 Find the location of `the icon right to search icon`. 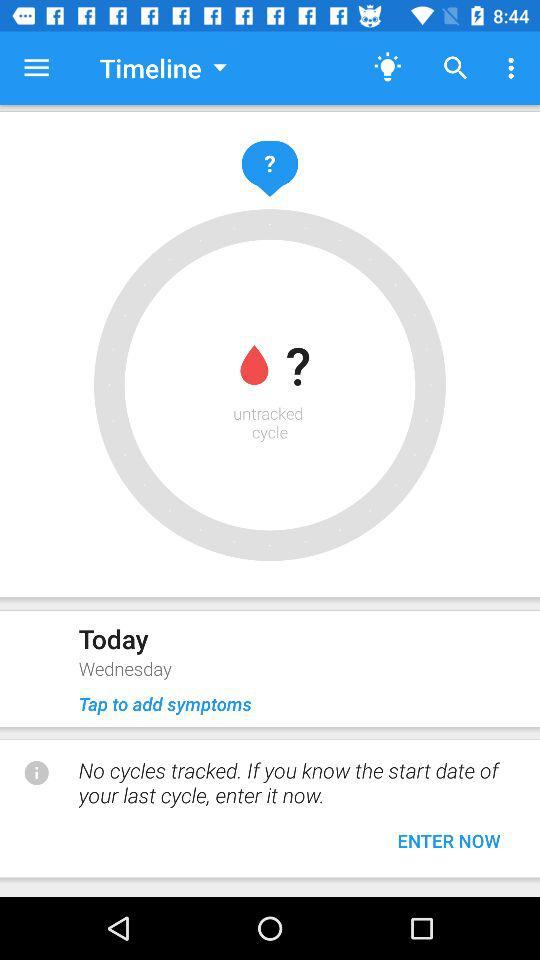

the icon right to search icon is located at coordinates (514, 68).